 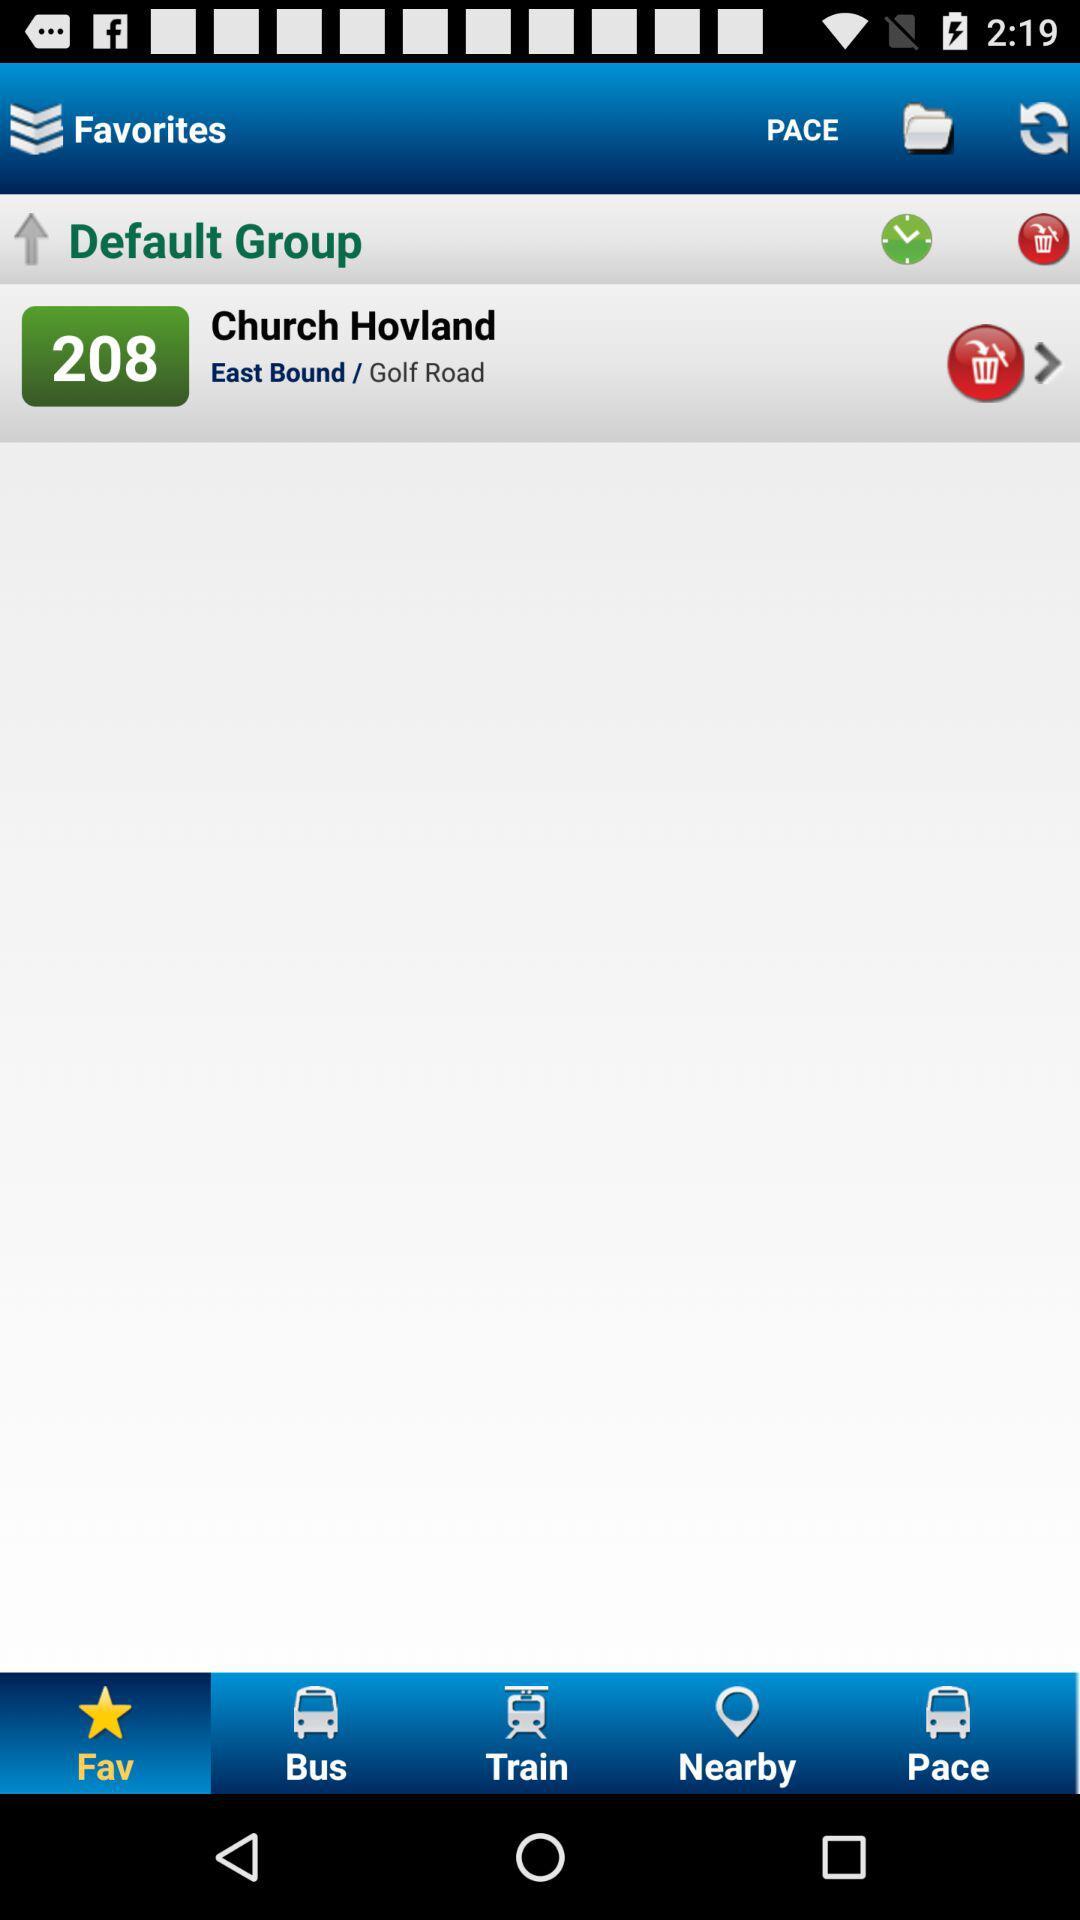 What do you see at coordinates (927, 127) in the screenshot?
I see `archived/ saved places` at bounding box center [927, 127].